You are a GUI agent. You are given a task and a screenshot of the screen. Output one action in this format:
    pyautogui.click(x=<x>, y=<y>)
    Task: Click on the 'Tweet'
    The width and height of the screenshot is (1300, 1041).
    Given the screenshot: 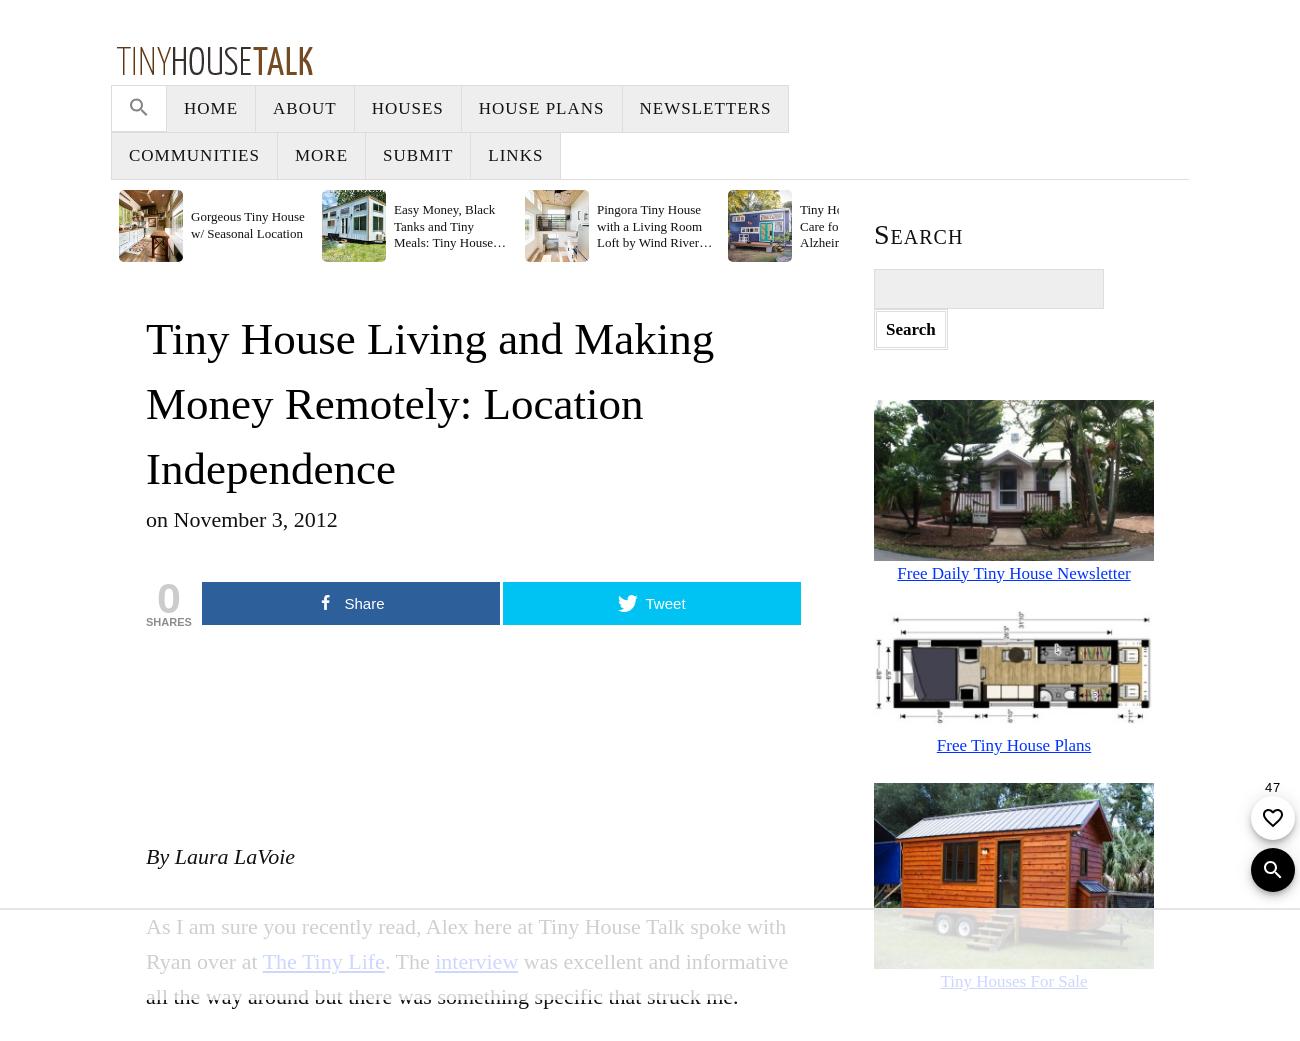 What is the action you would take?
    pyautogui.click(x=663, y=603)
    